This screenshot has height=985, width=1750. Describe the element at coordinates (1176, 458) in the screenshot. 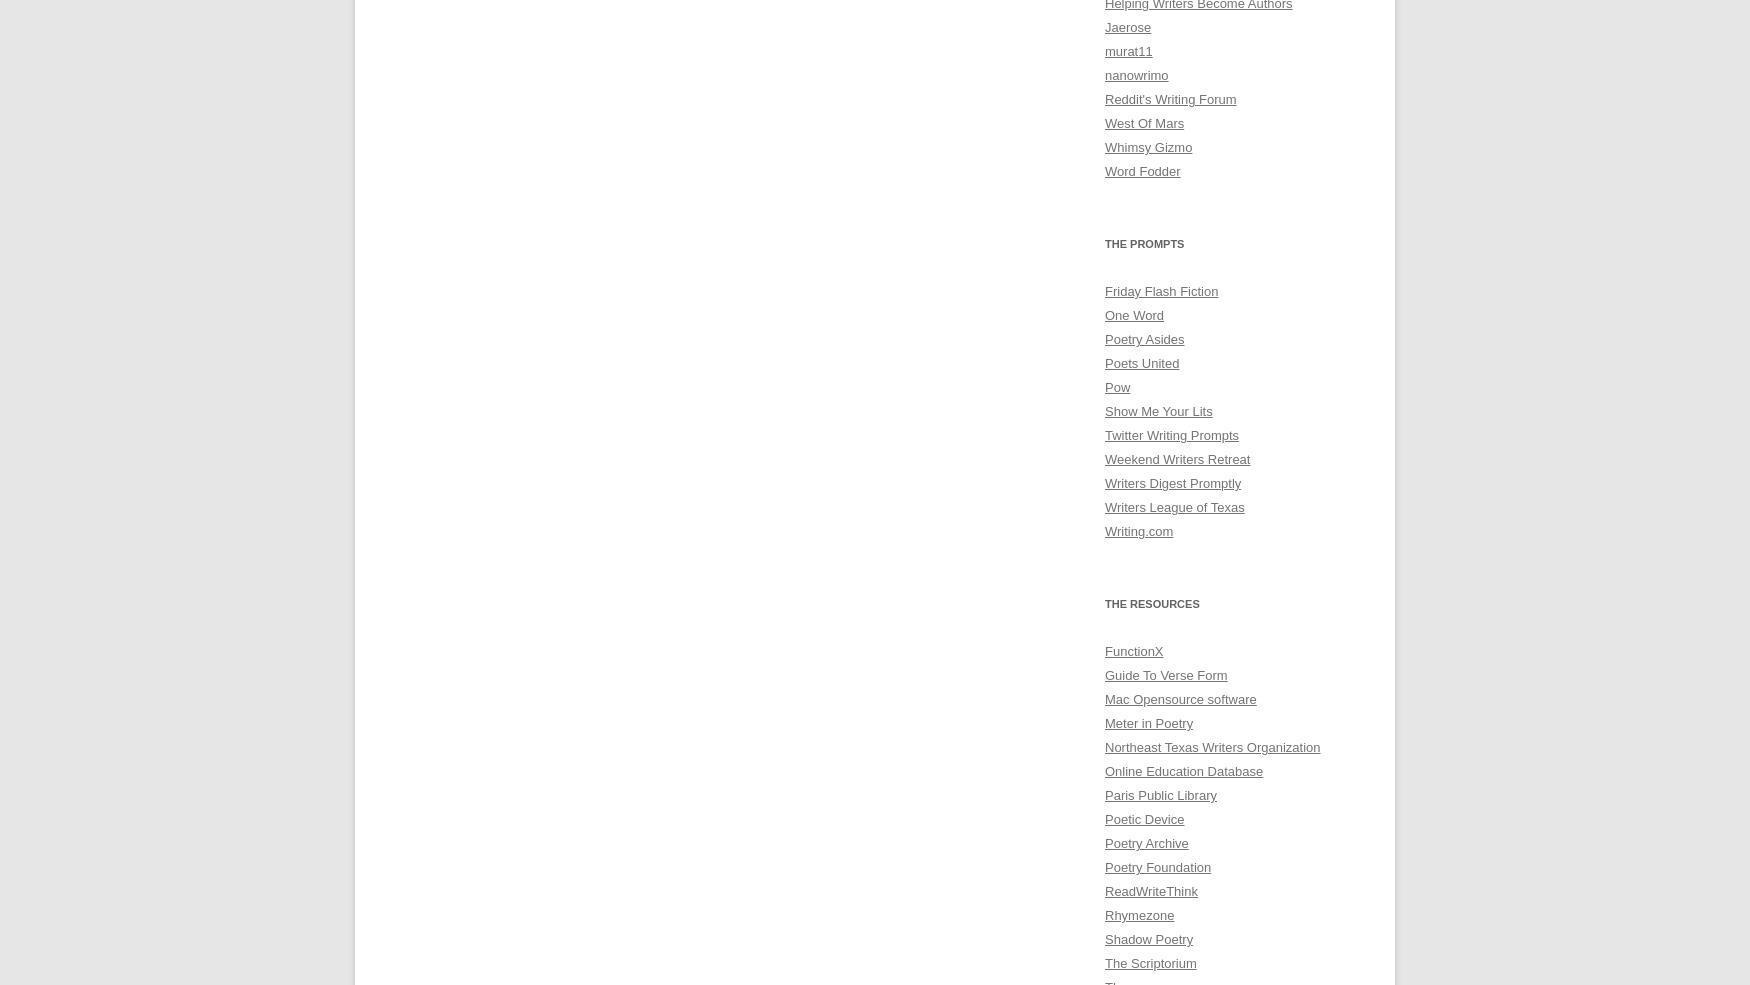

I see `'Weekend Writers Retreat'` at that location.